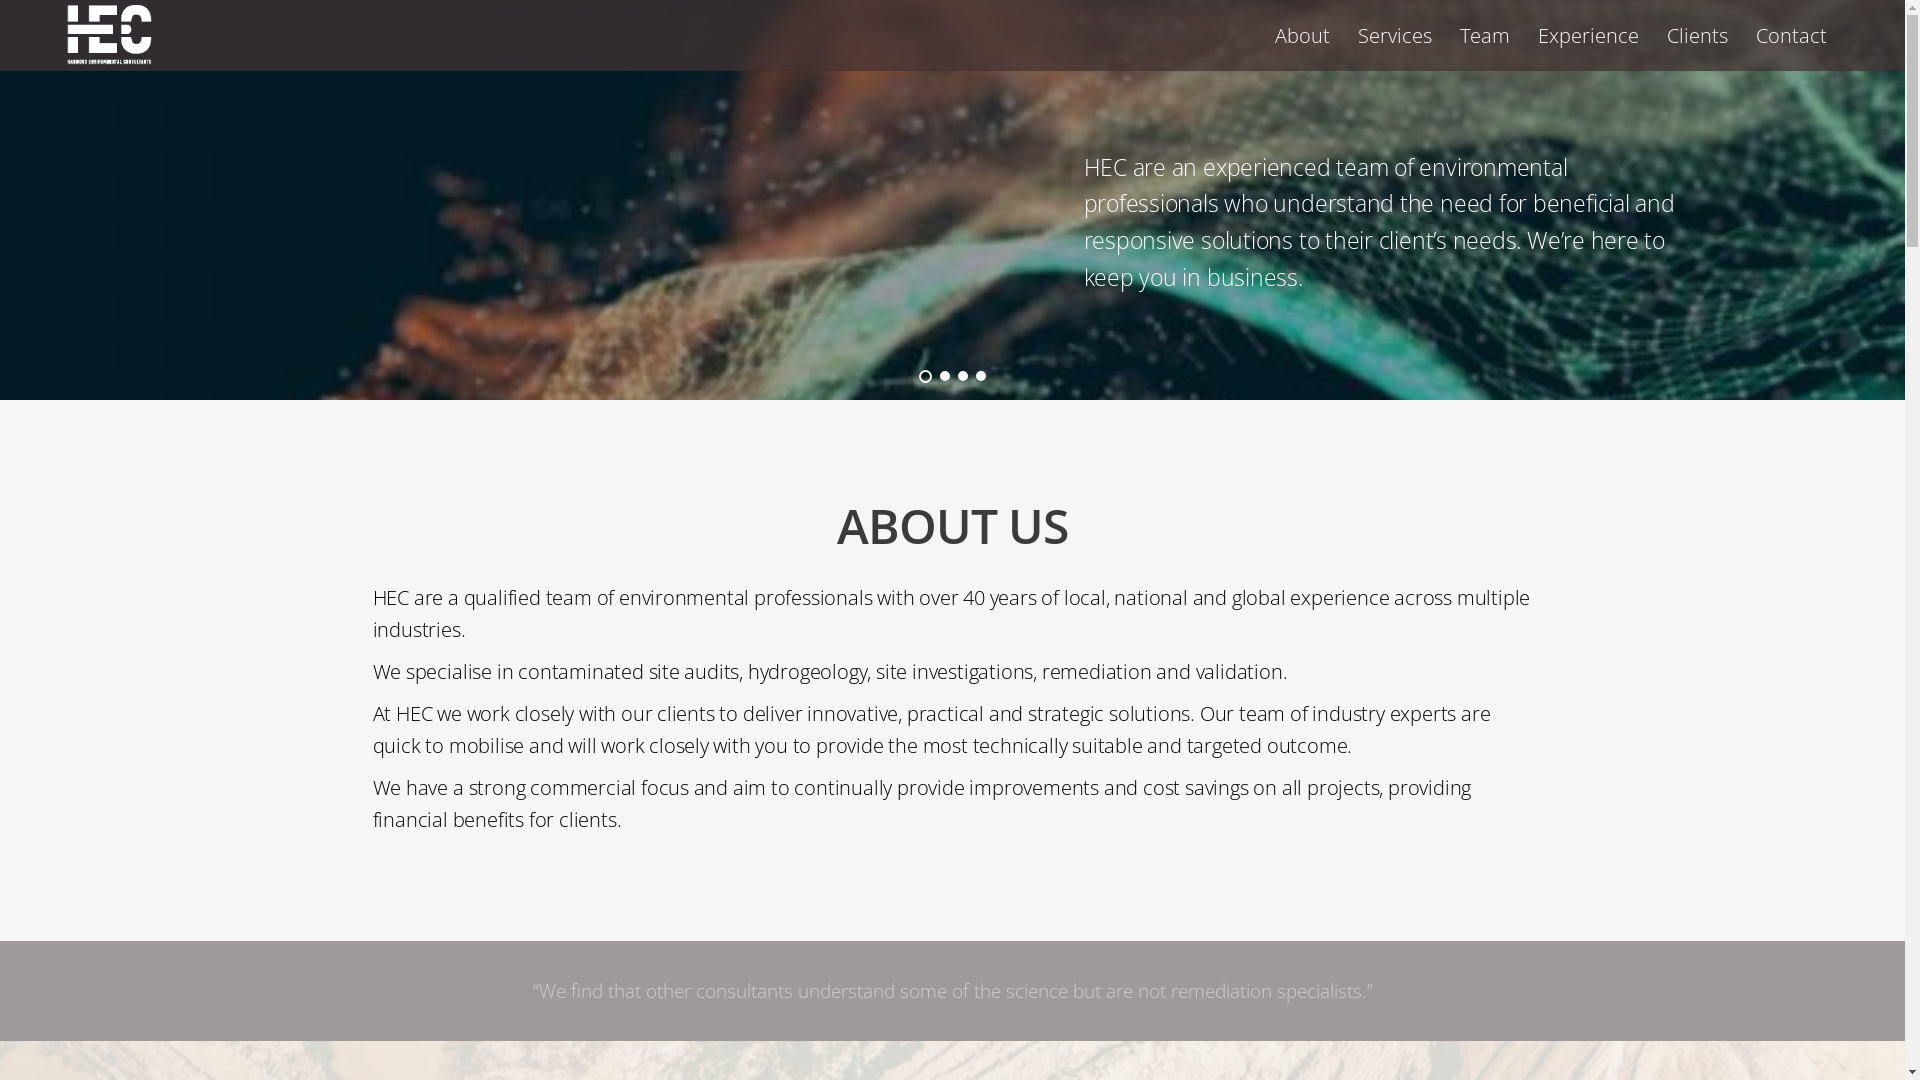 This screenshot has height=1080, width=1920. Describe the element at coordinates (1525, 35) in the screenshot. I see `'Experience'` at that location.